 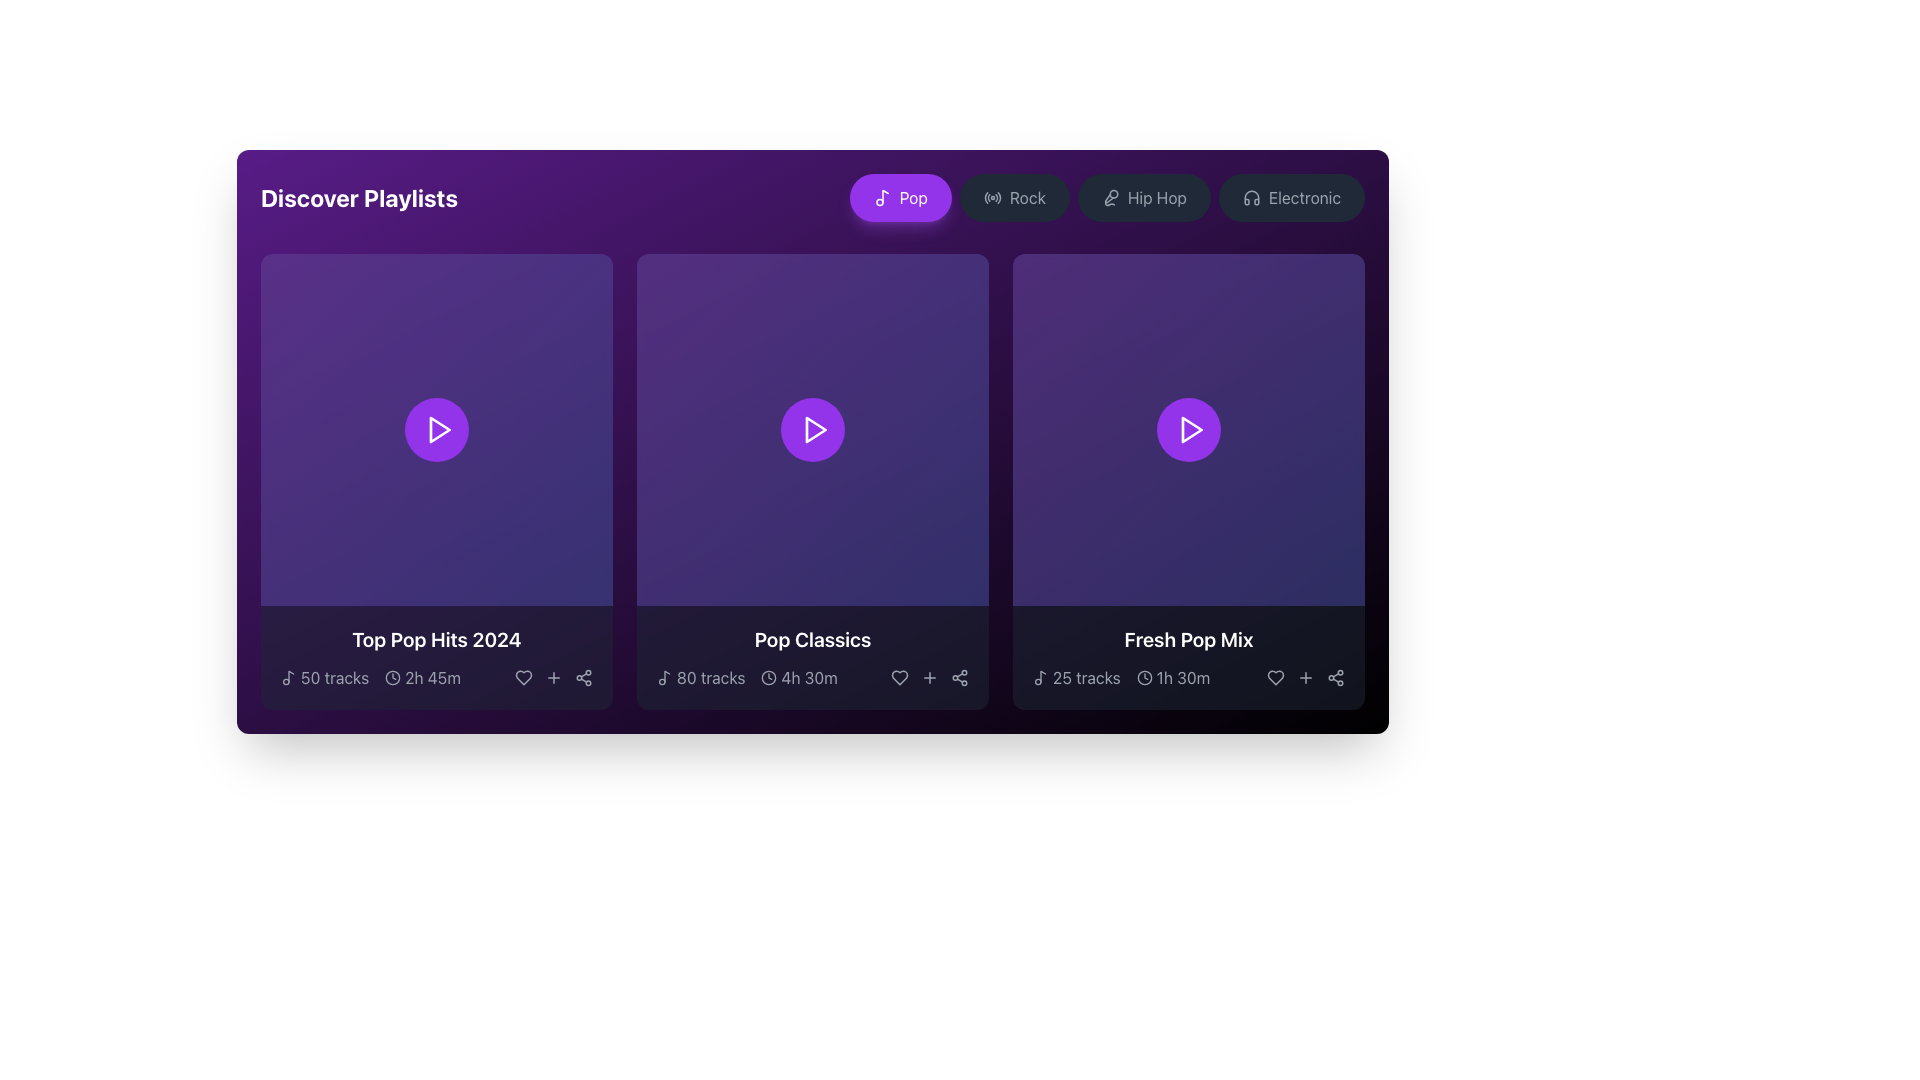 What do you see at coordinates (809, 677) in the screenshot?
I see `the '4h 30m' text label indicating the total duration of the playlist in the 'Pop Classics' card, located between the track count and small icons` at bounding box center [809, 677].